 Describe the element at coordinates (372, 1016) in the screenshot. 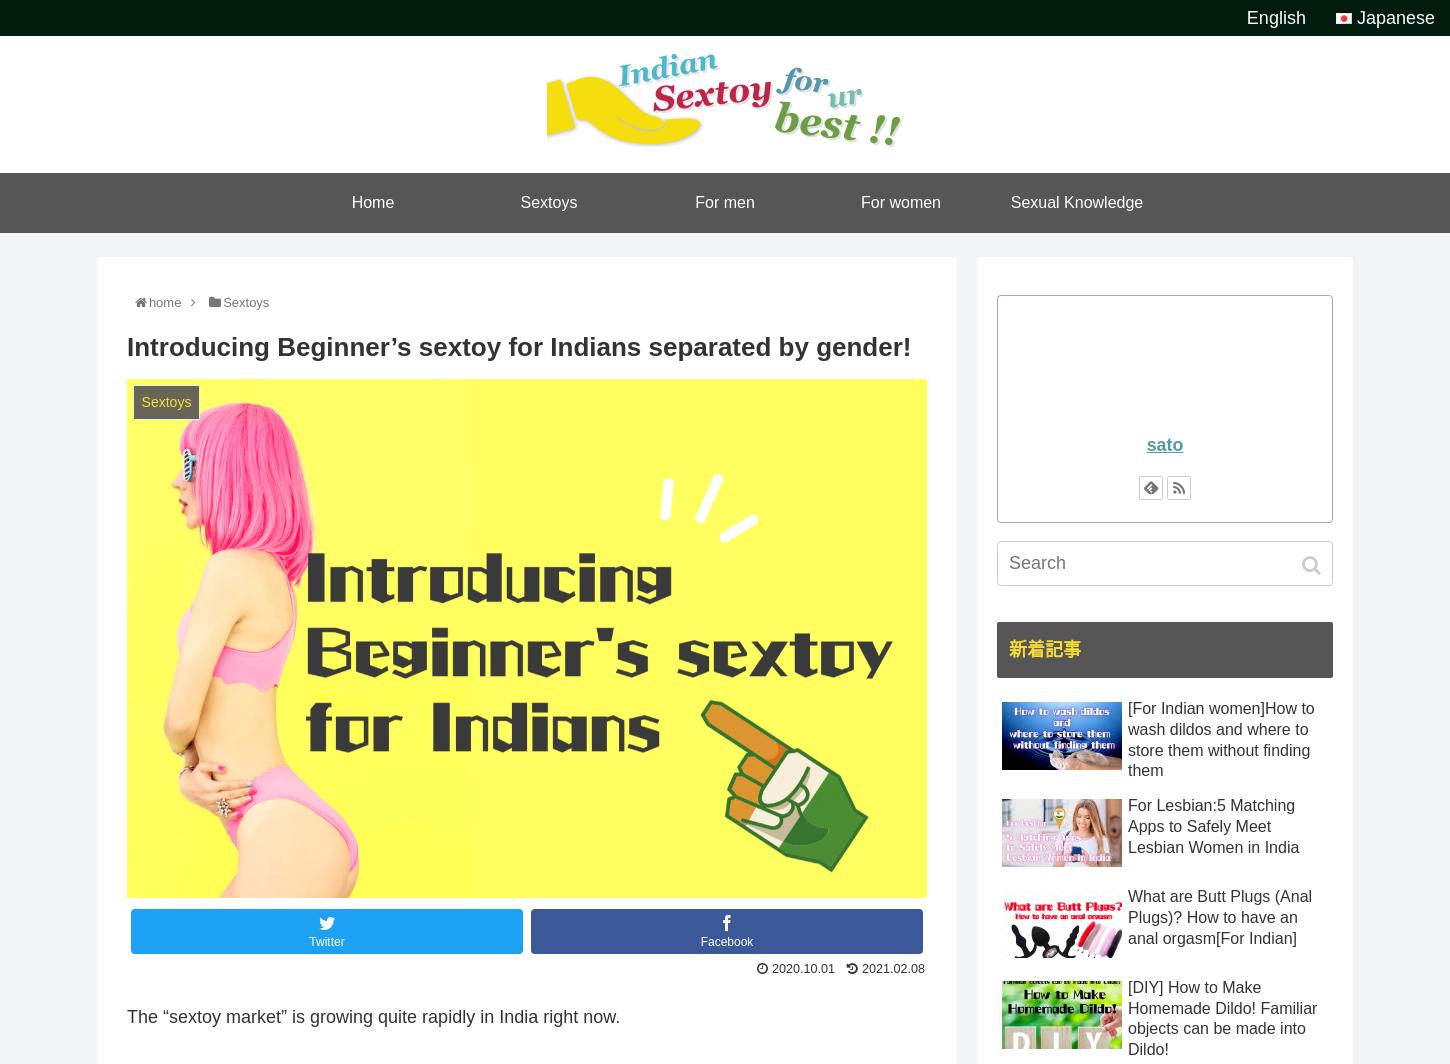

I see `'The “sextoy market” is growing quite rapidly in India right now.'` at that location.